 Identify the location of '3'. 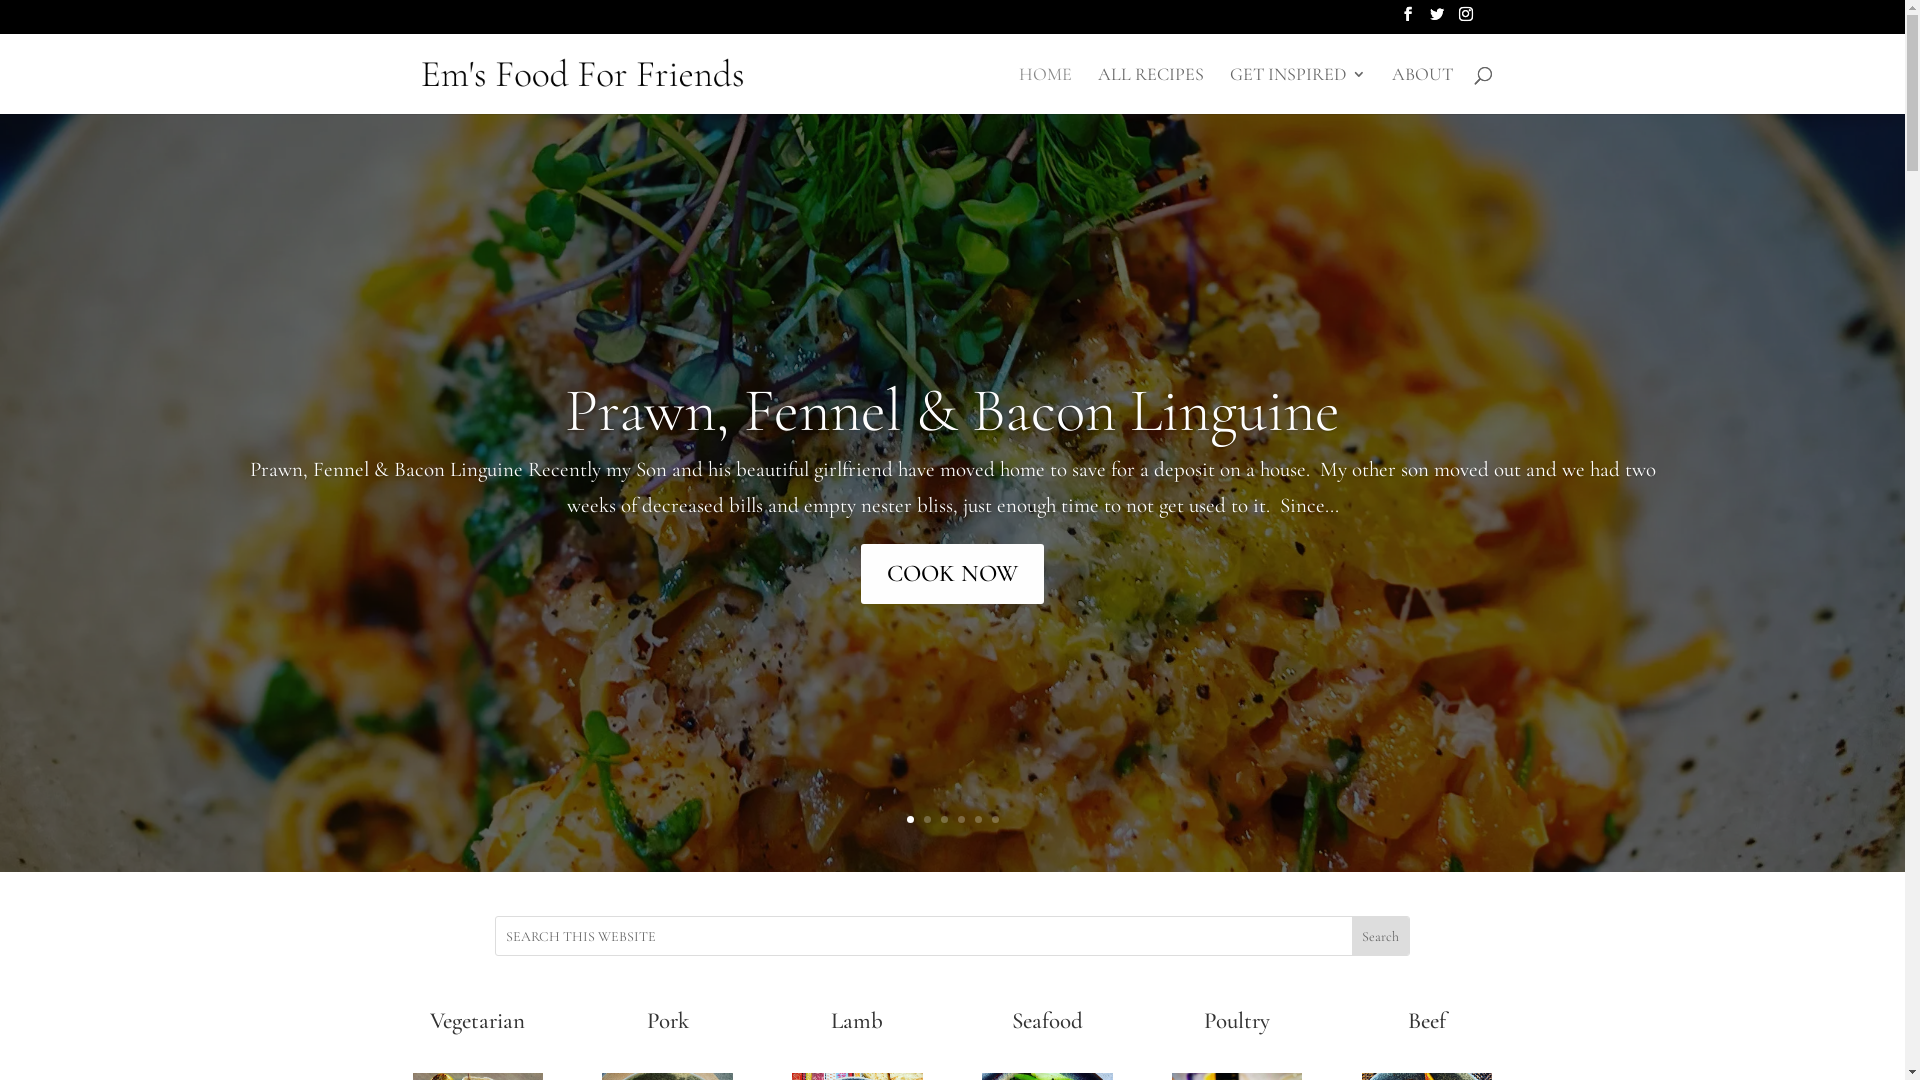
(942, 819).